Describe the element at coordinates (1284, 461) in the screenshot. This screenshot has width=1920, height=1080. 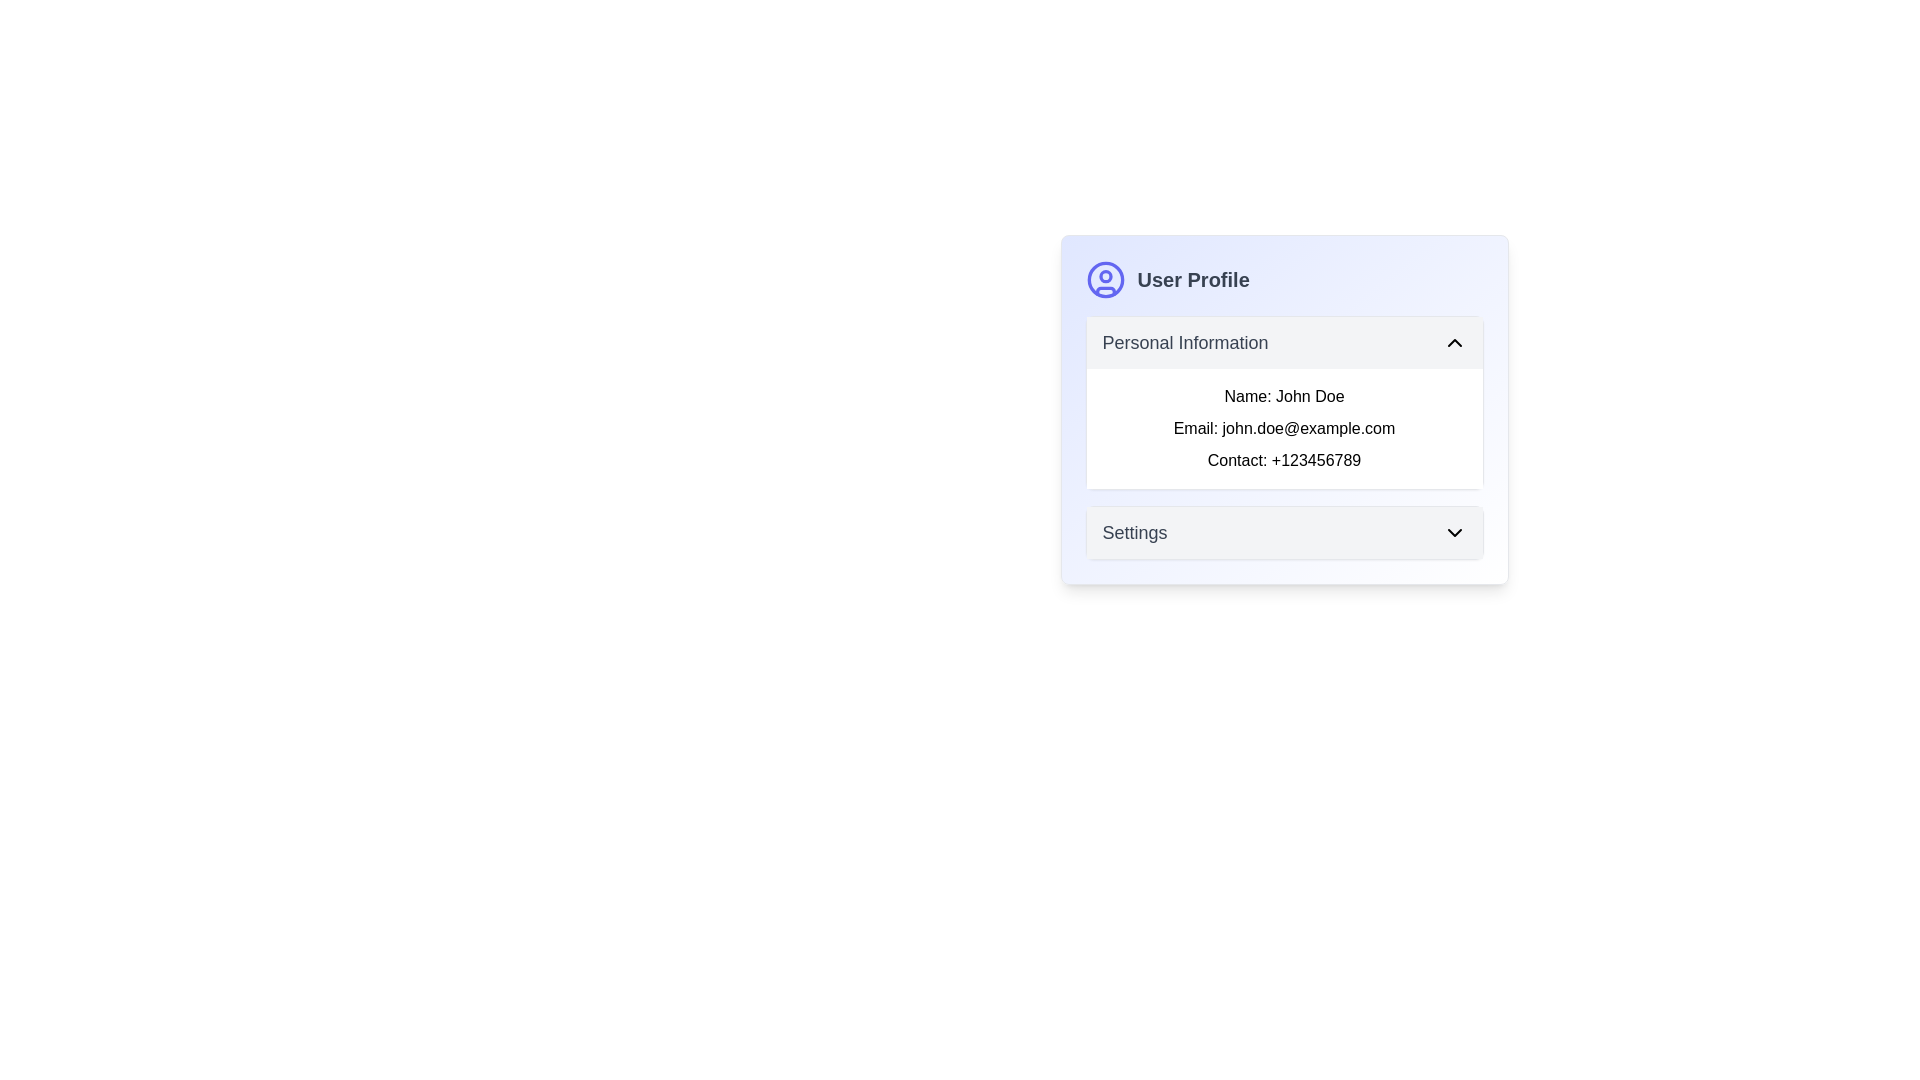
I see `the text label displaying 'Contact: +123456789', which is located in the 'Personal Information' section of the 'User Profile' card, positioned below the 'Email' field` at that location.